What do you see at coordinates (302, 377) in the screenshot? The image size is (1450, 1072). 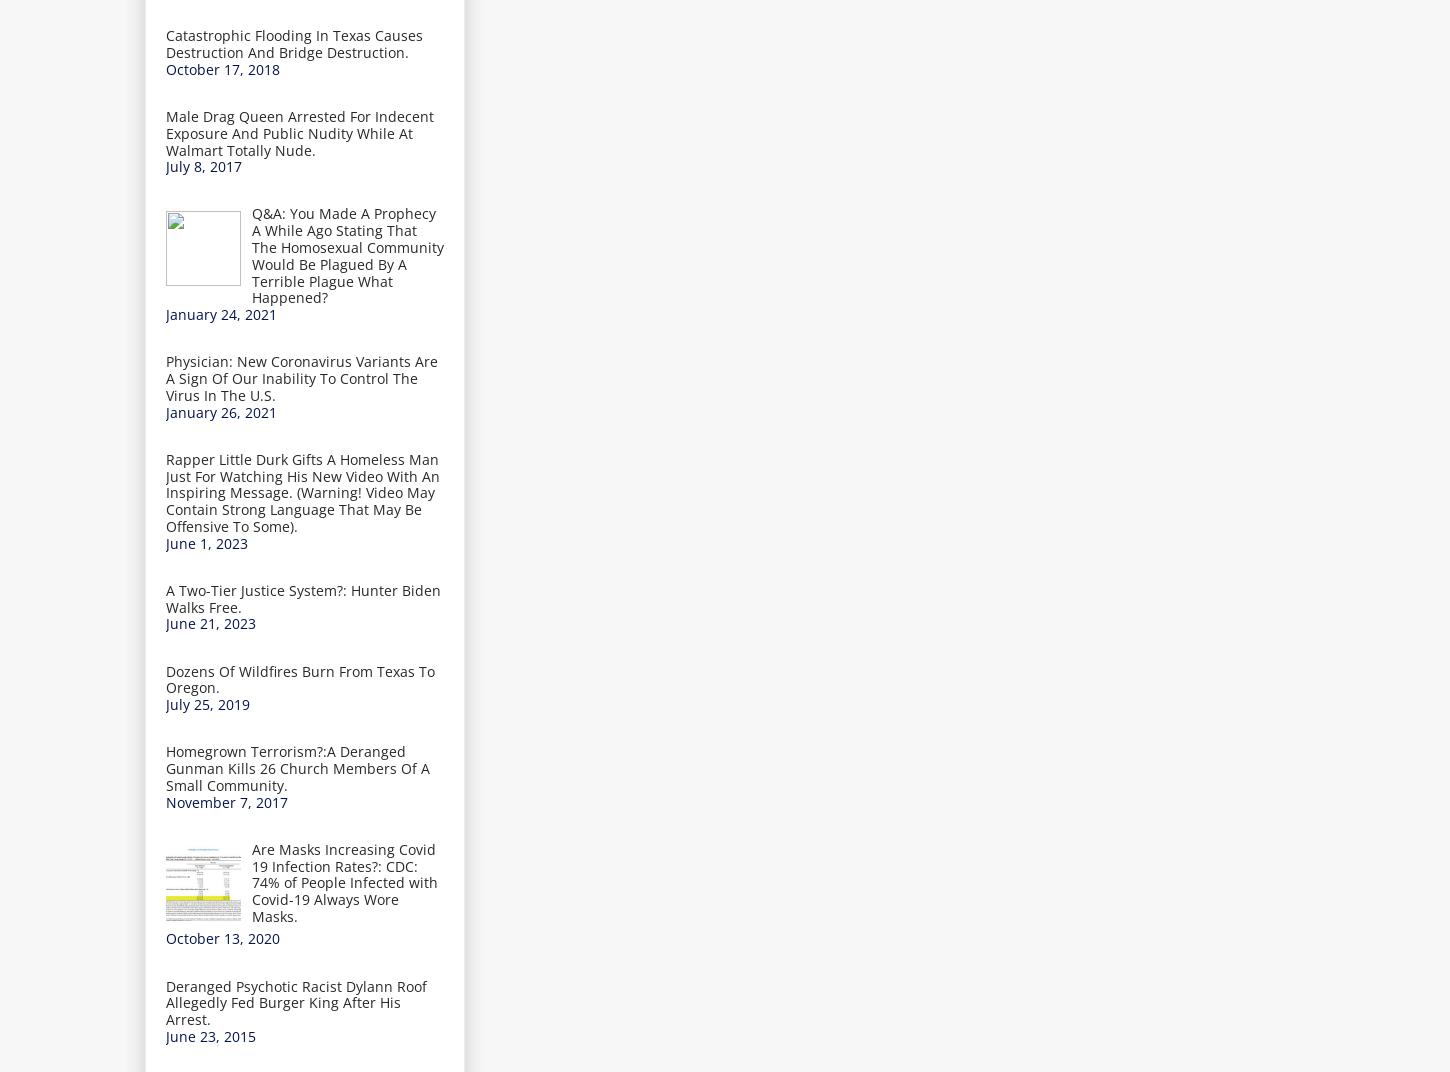 I see `'Physician: New Coronavirus Variants Are A Sign Of Our Inability To Control The Virus In The U.S.'` at bounding box center [302, 377].